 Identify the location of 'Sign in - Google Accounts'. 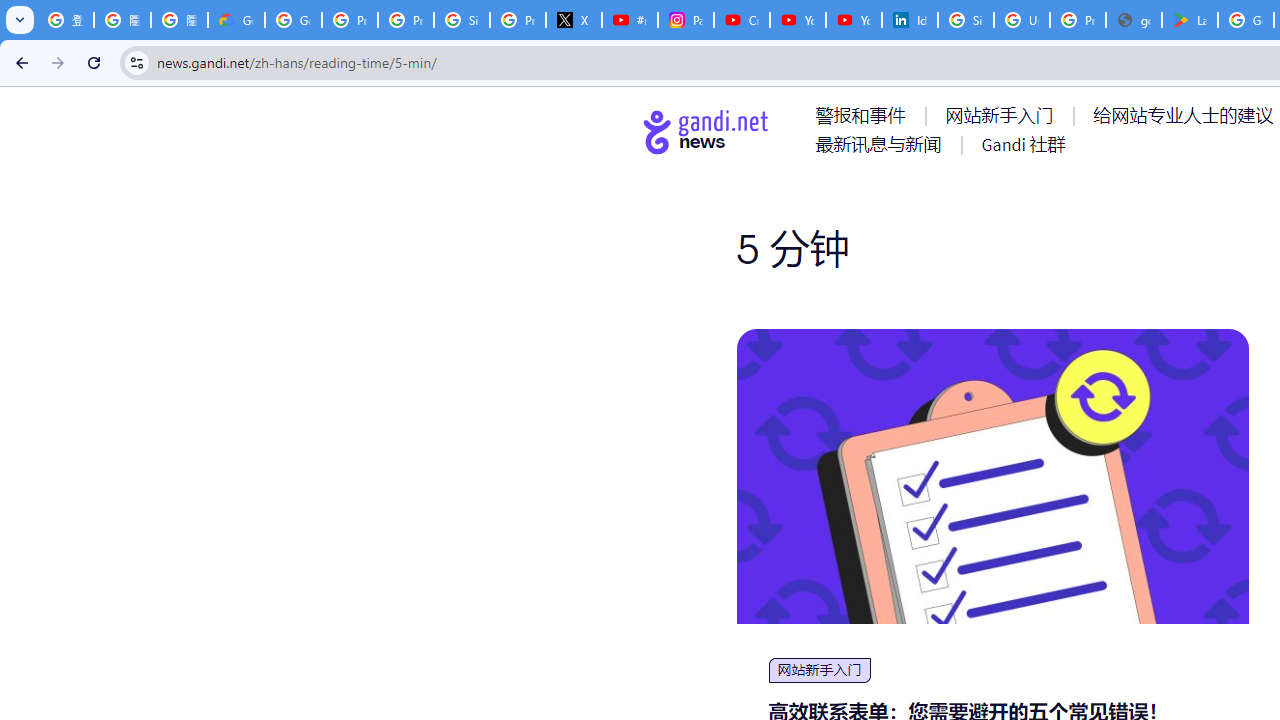
(966, 20).